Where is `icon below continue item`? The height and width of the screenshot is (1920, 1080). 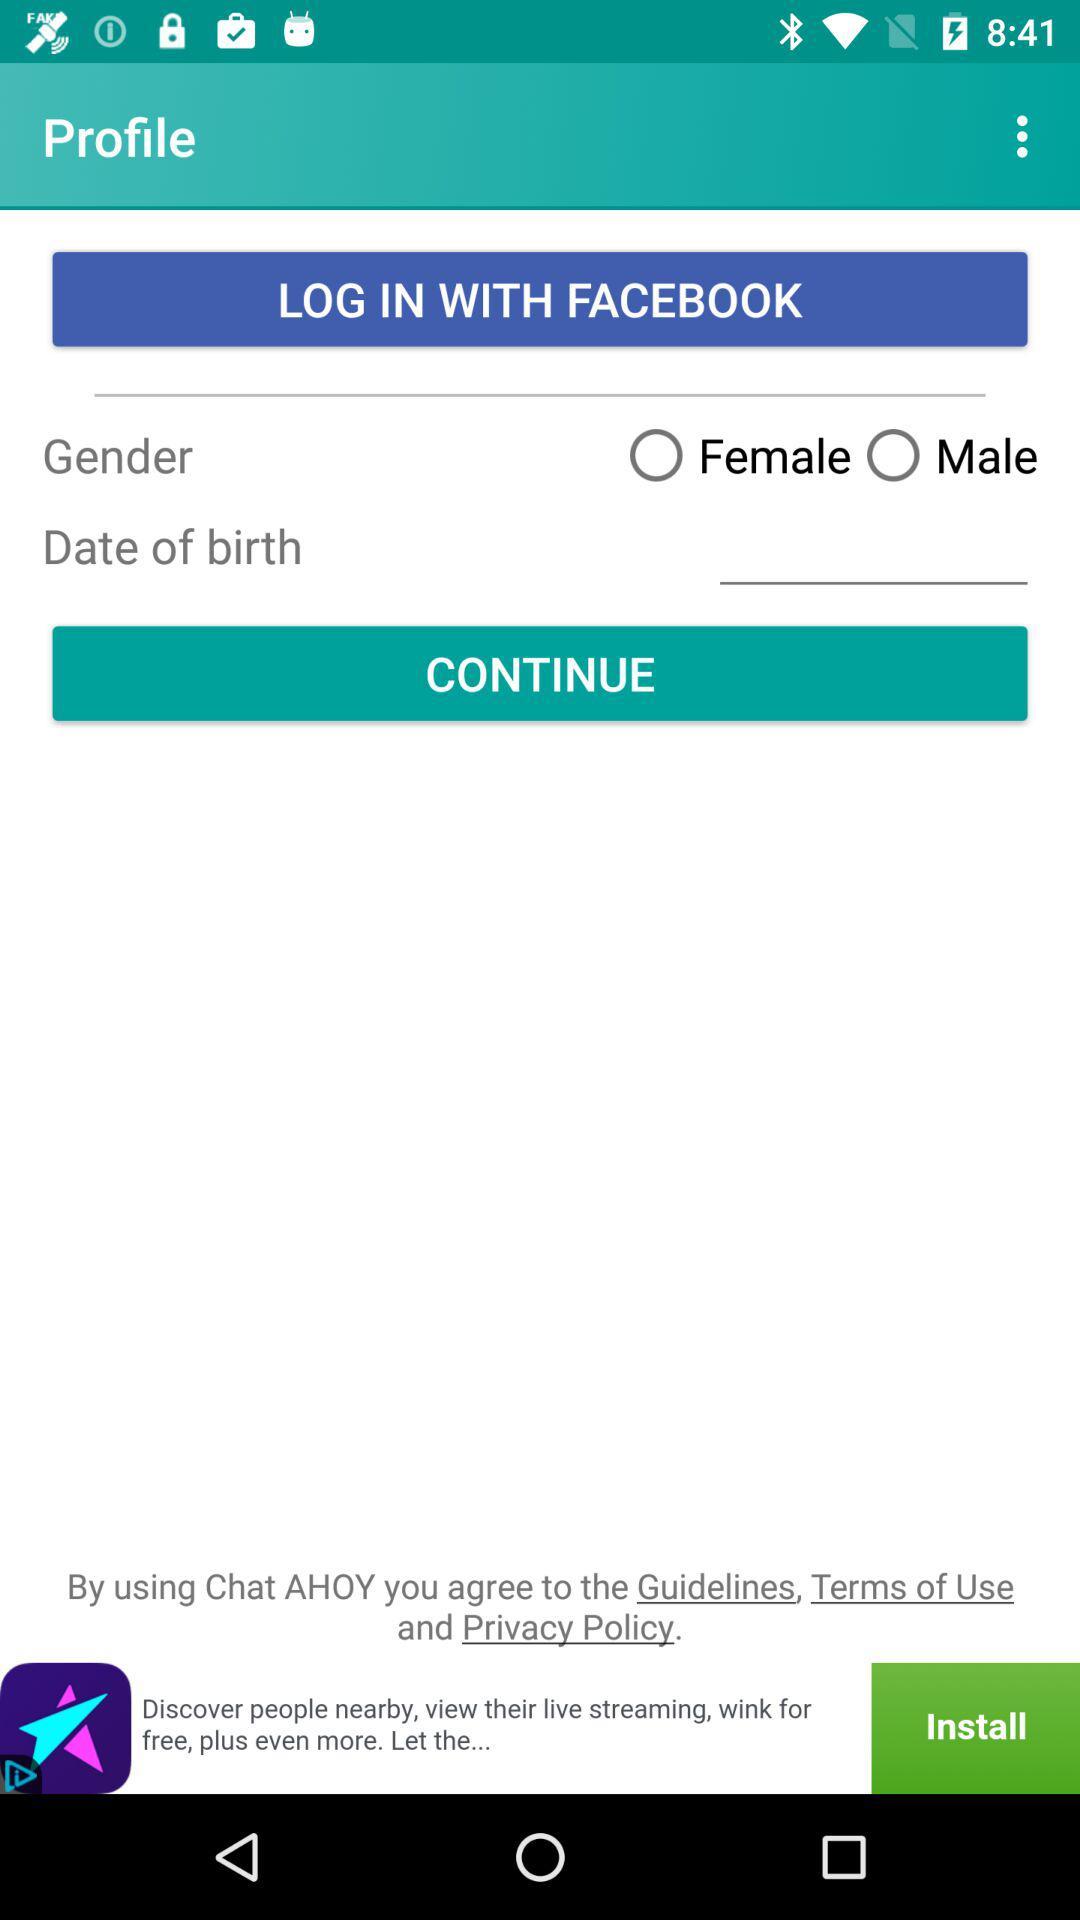
icon below continue item is located at coordinates (540, 1605).